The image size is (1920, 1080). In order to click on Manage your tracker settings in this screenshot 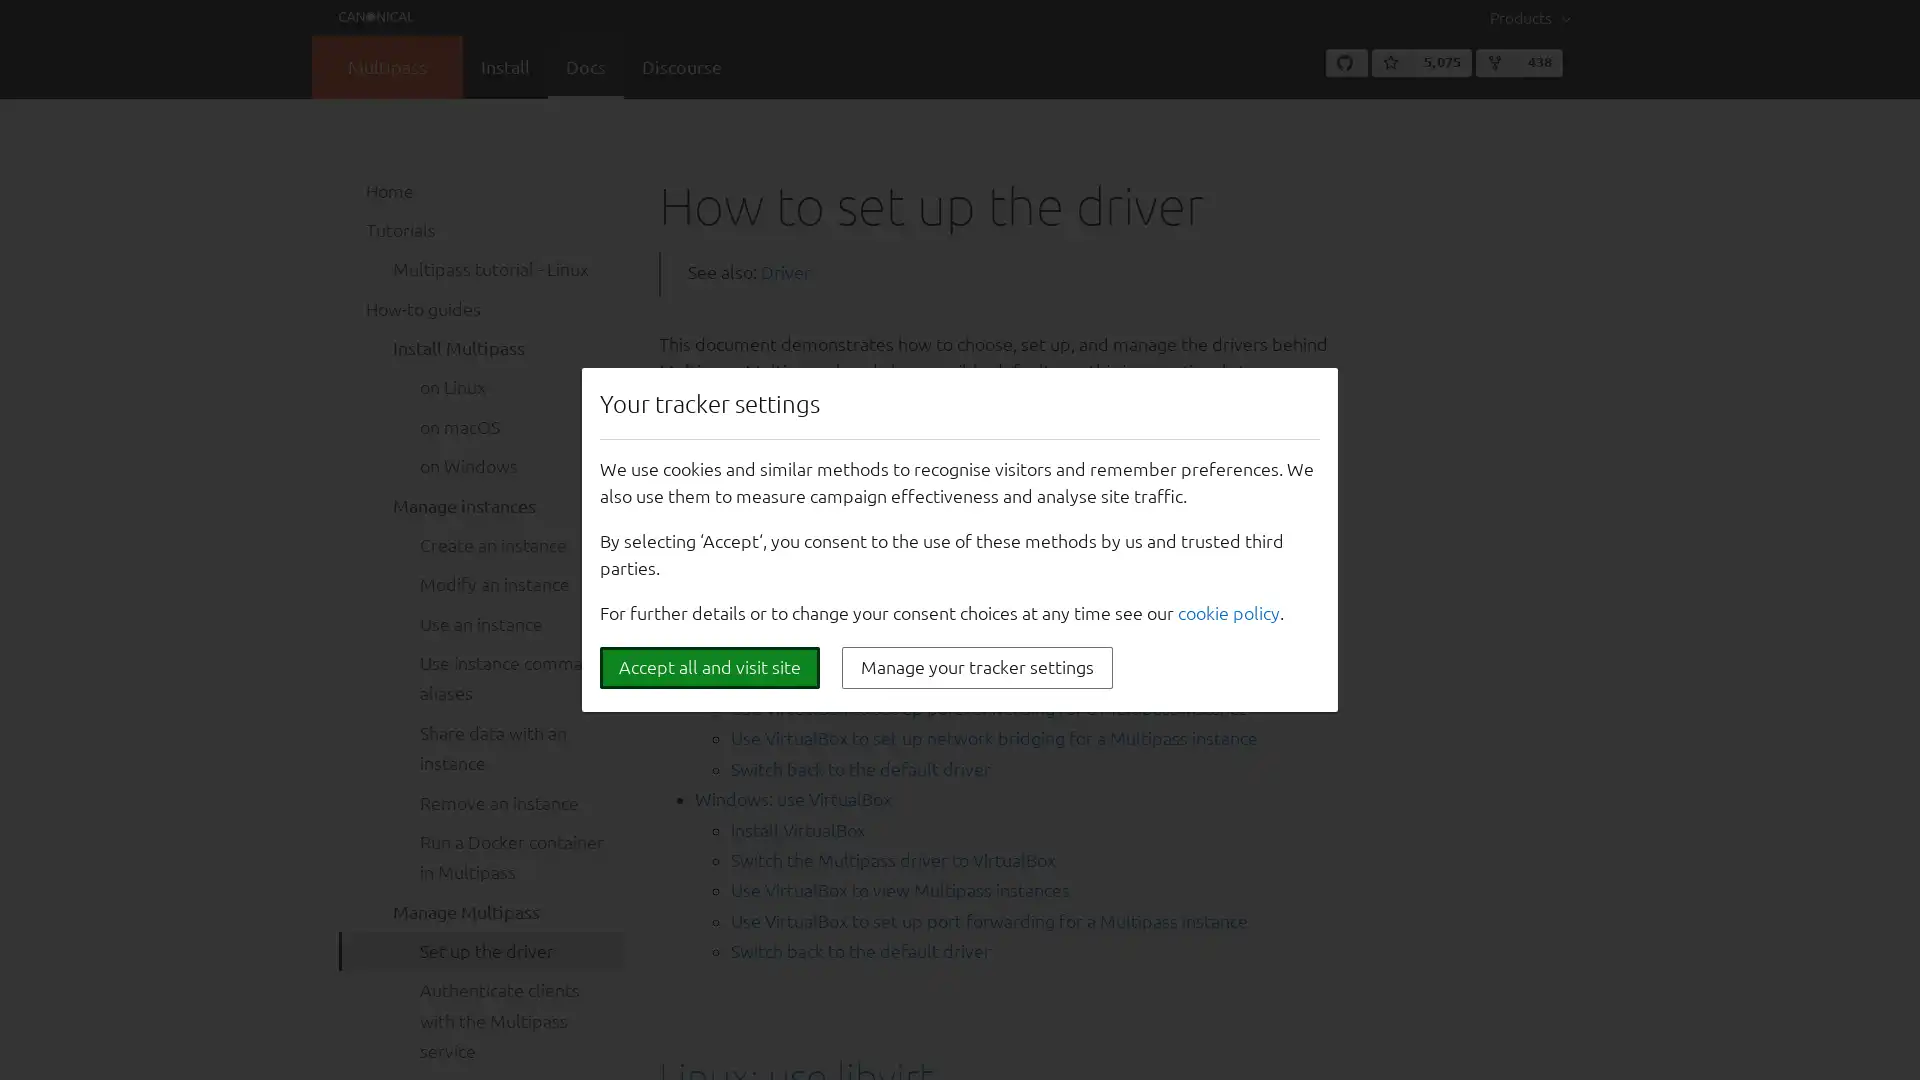, I will do `click(977, 667)`.